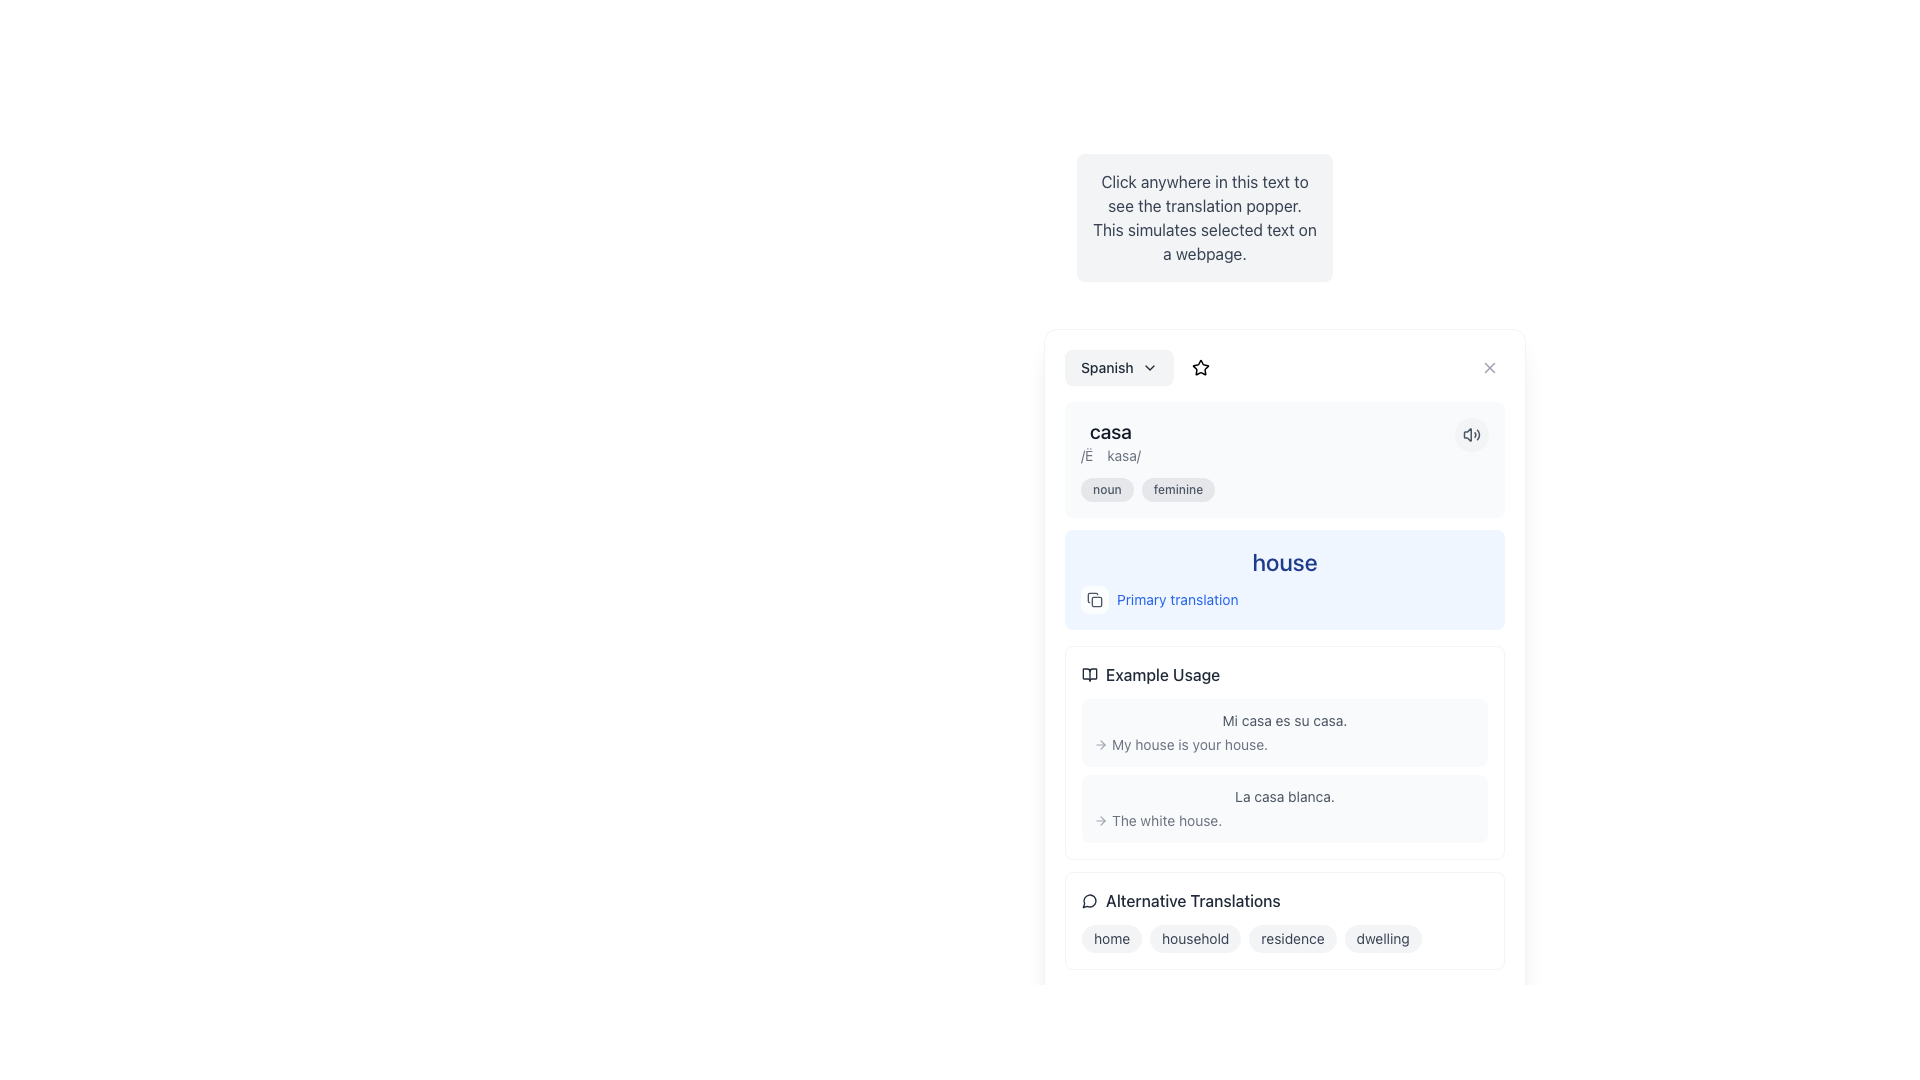  I want to click on the audio output or volume control icon located at the top-right corner of the interface, which is represented by a rounded, gray background, so click(1472, 434).